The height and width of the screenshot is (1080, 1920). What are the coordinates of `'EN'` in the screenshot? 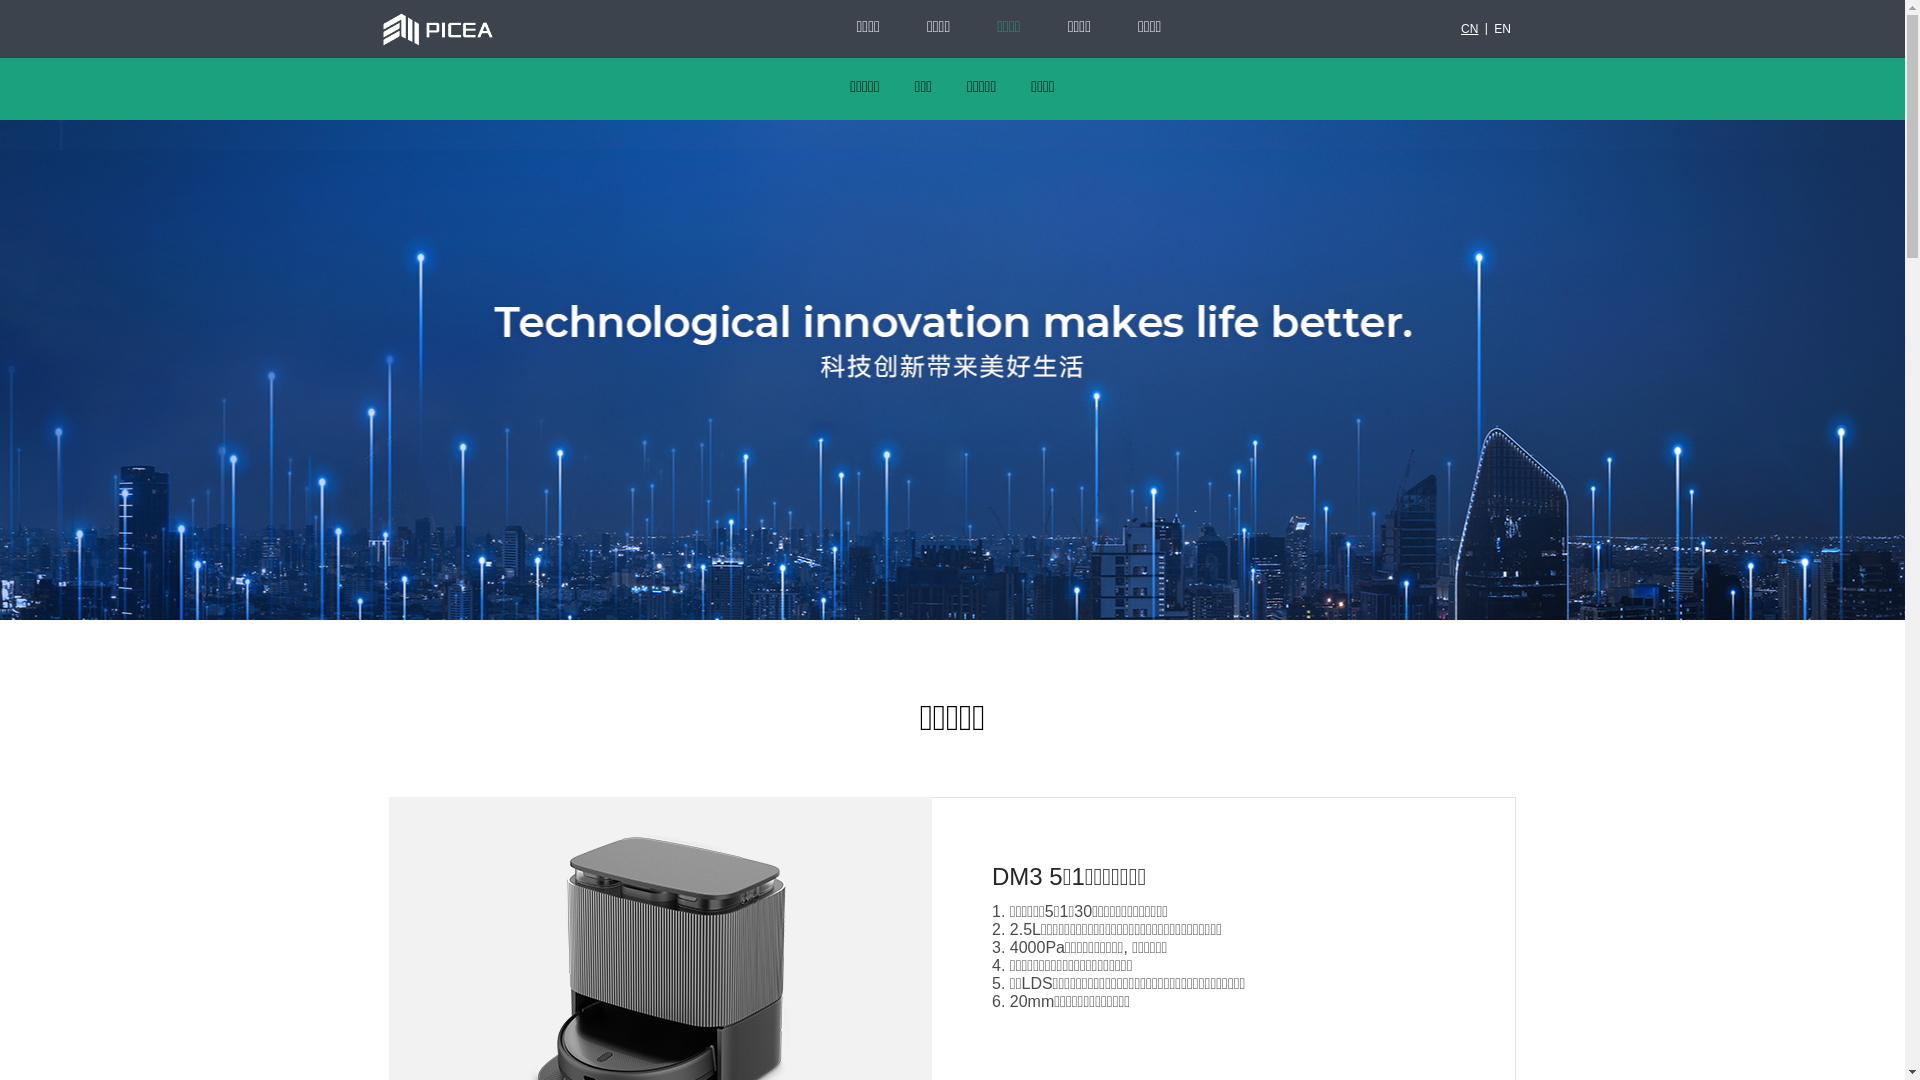 It's located at (1502, 29).